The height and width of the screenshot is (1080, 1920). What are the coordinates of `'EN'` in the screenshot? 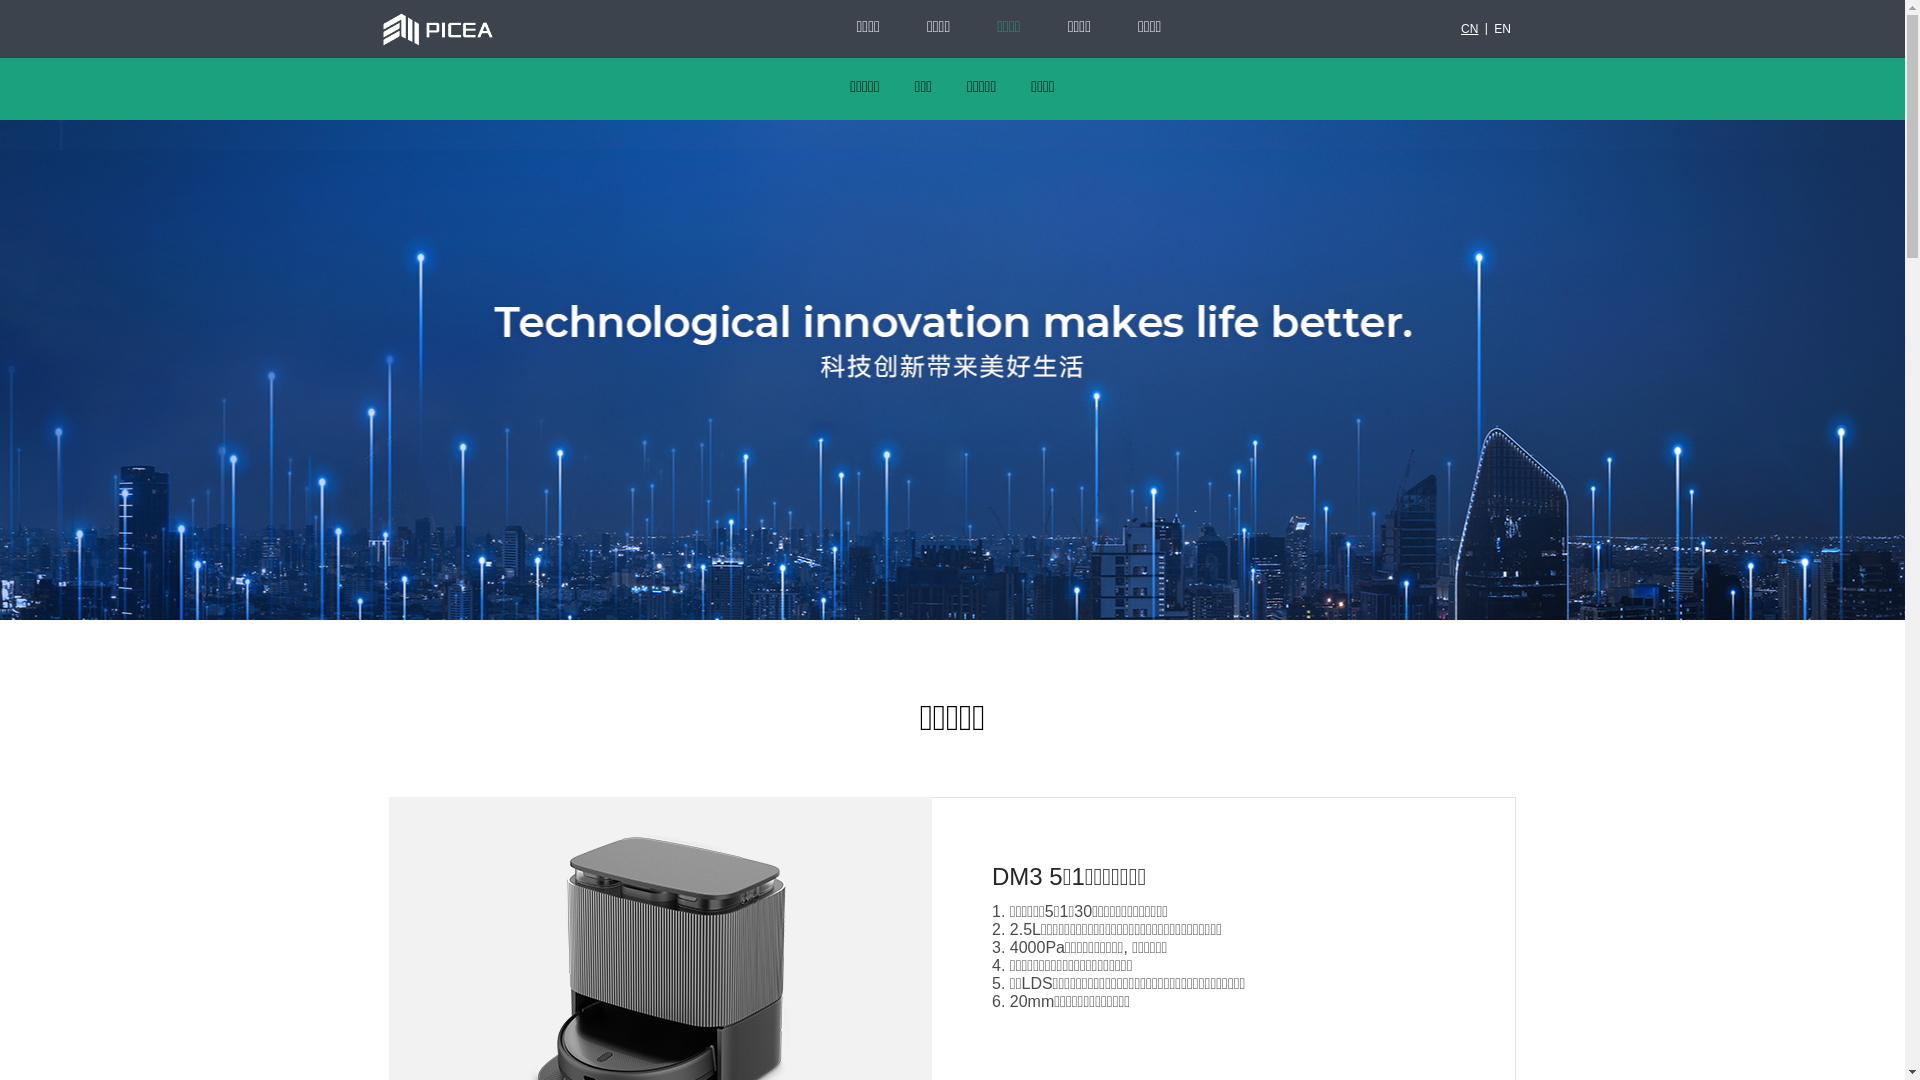 It's located at (1502, 29).